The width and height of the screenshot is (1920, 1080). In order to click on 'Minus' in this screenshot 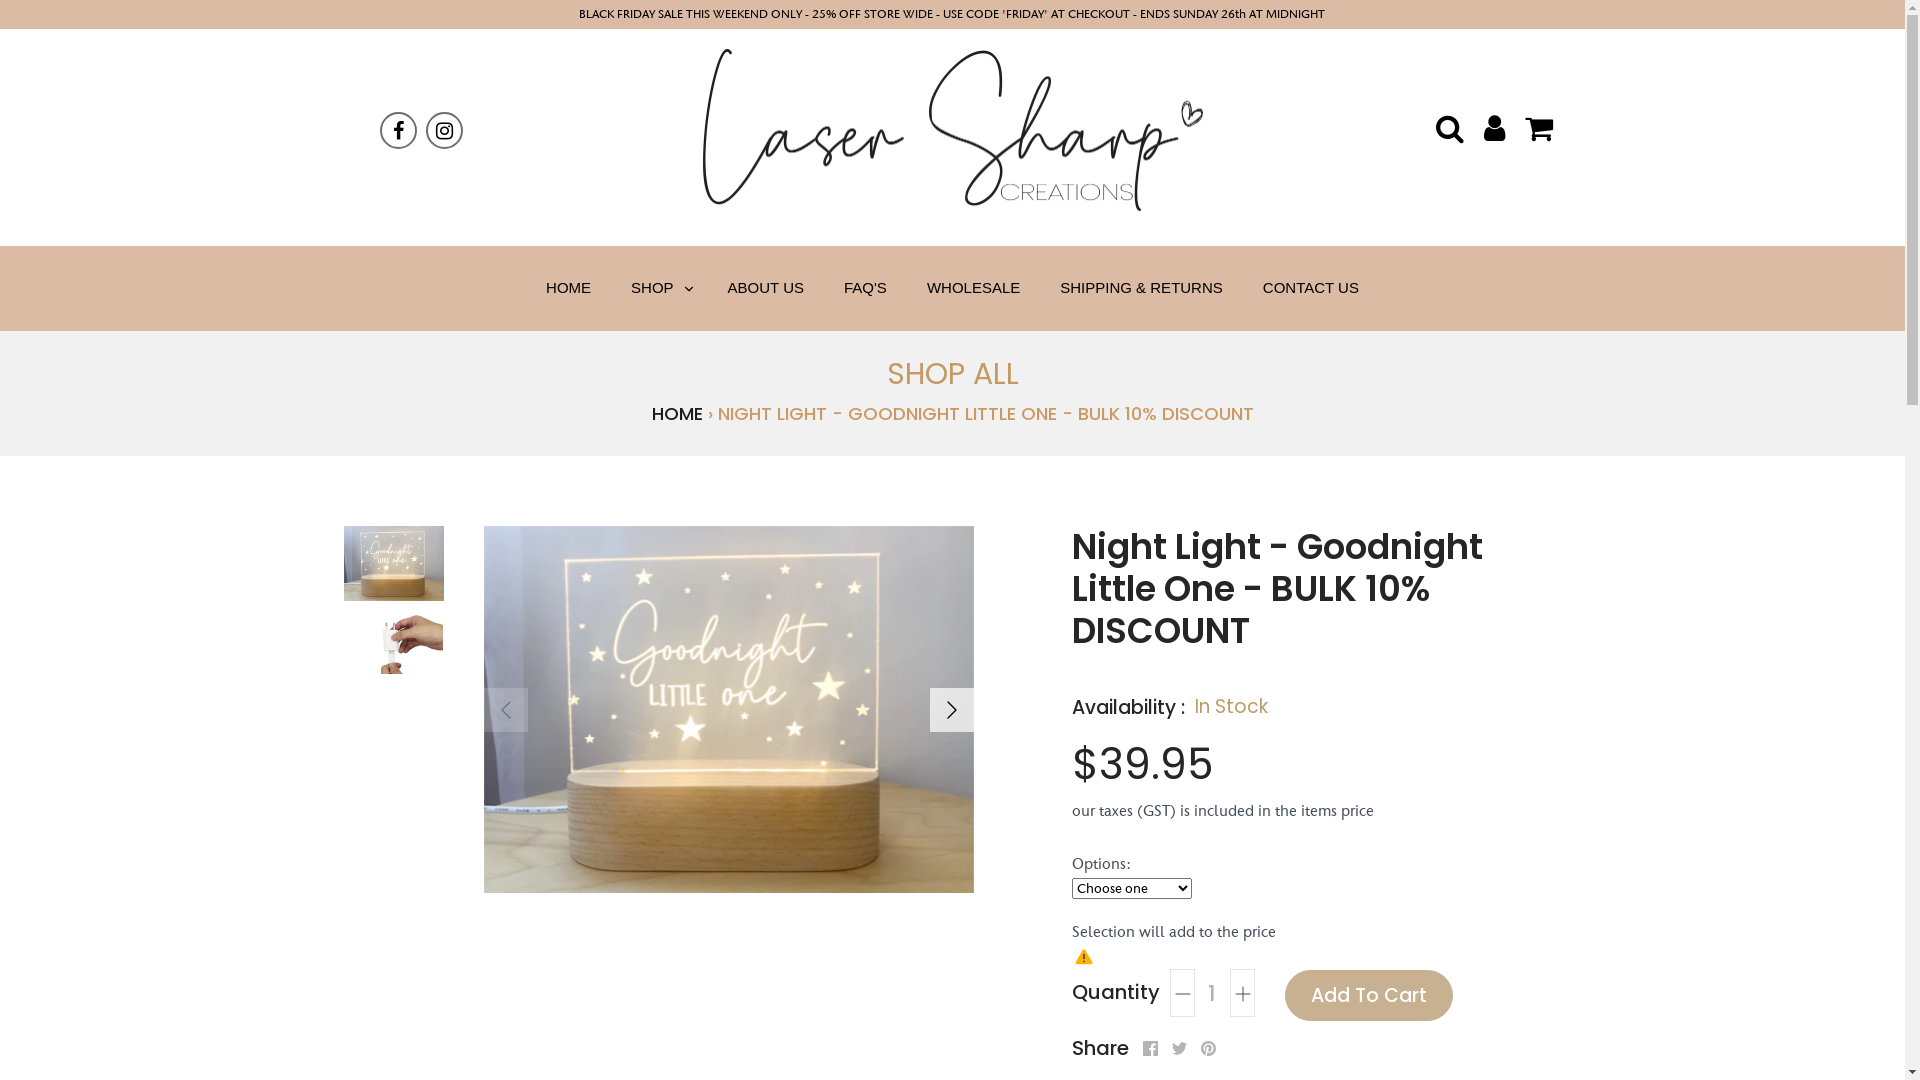, I will do `click(1170, 992)`.